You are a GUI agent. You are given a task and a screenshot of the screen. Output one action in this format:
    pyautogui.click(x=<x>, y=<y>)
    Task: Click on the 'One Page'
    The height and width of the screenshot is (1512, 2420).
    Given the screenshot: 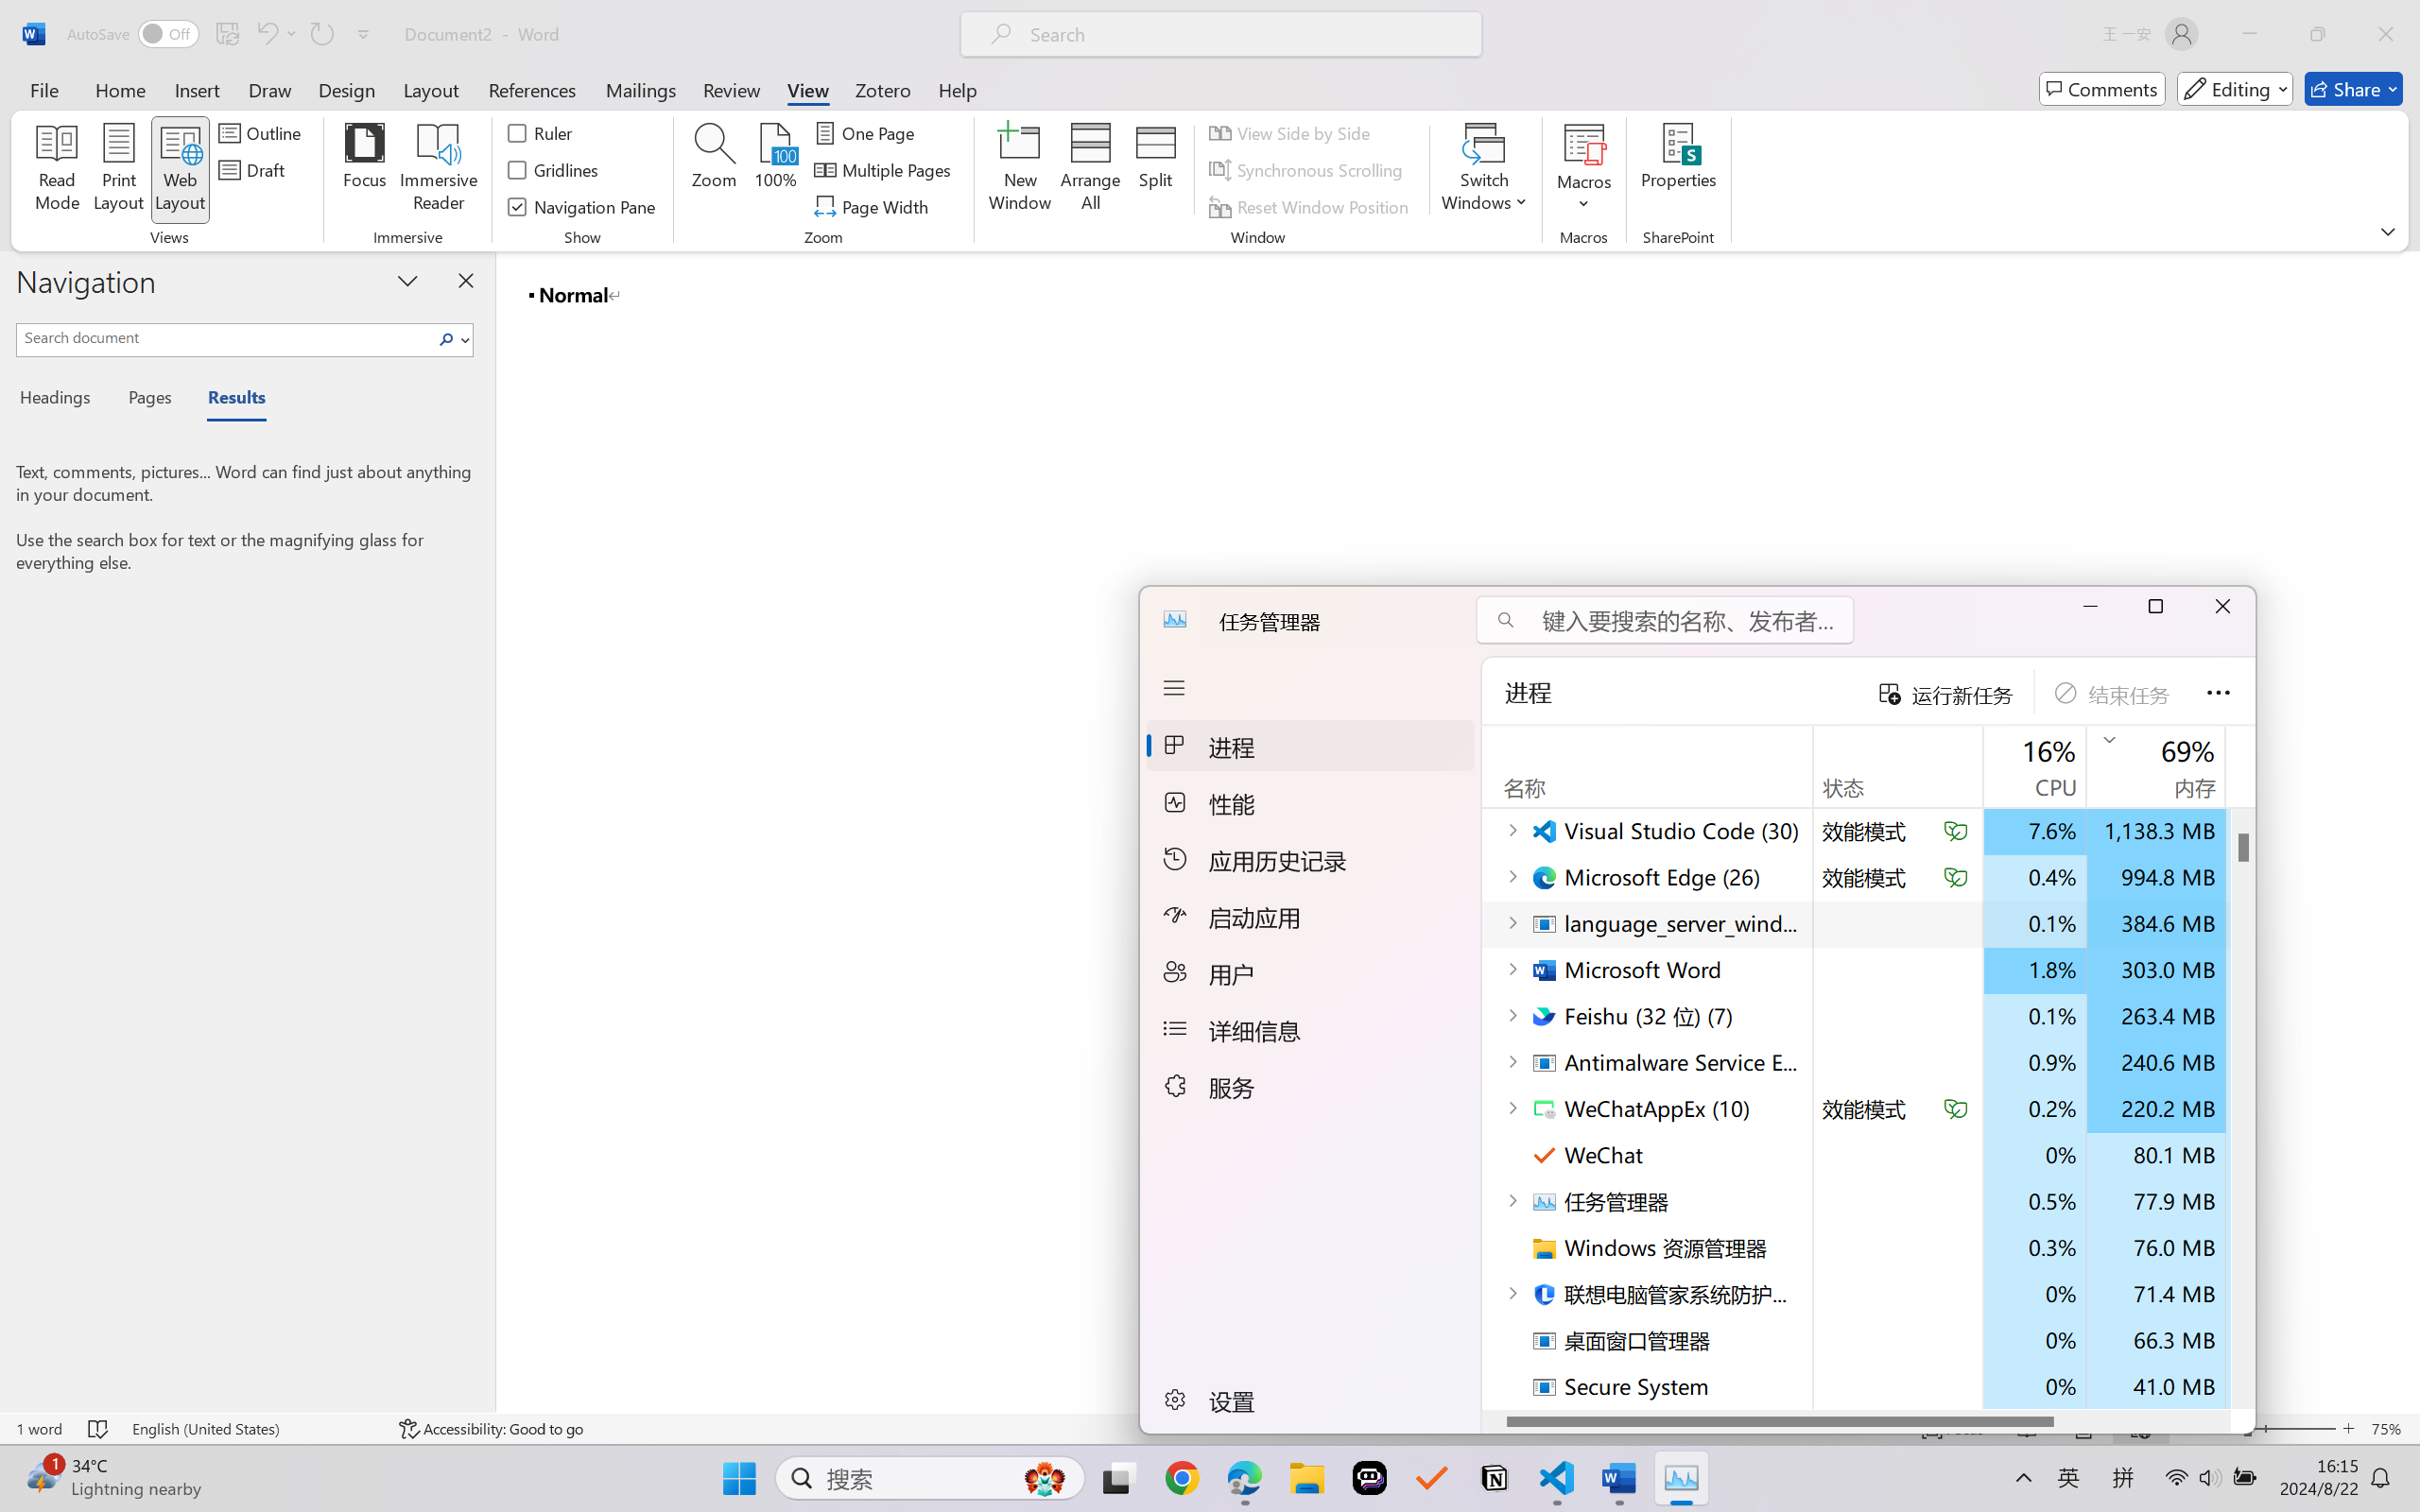 What is the action you would take?
    pyautogui.click(x=866, y=131)
    